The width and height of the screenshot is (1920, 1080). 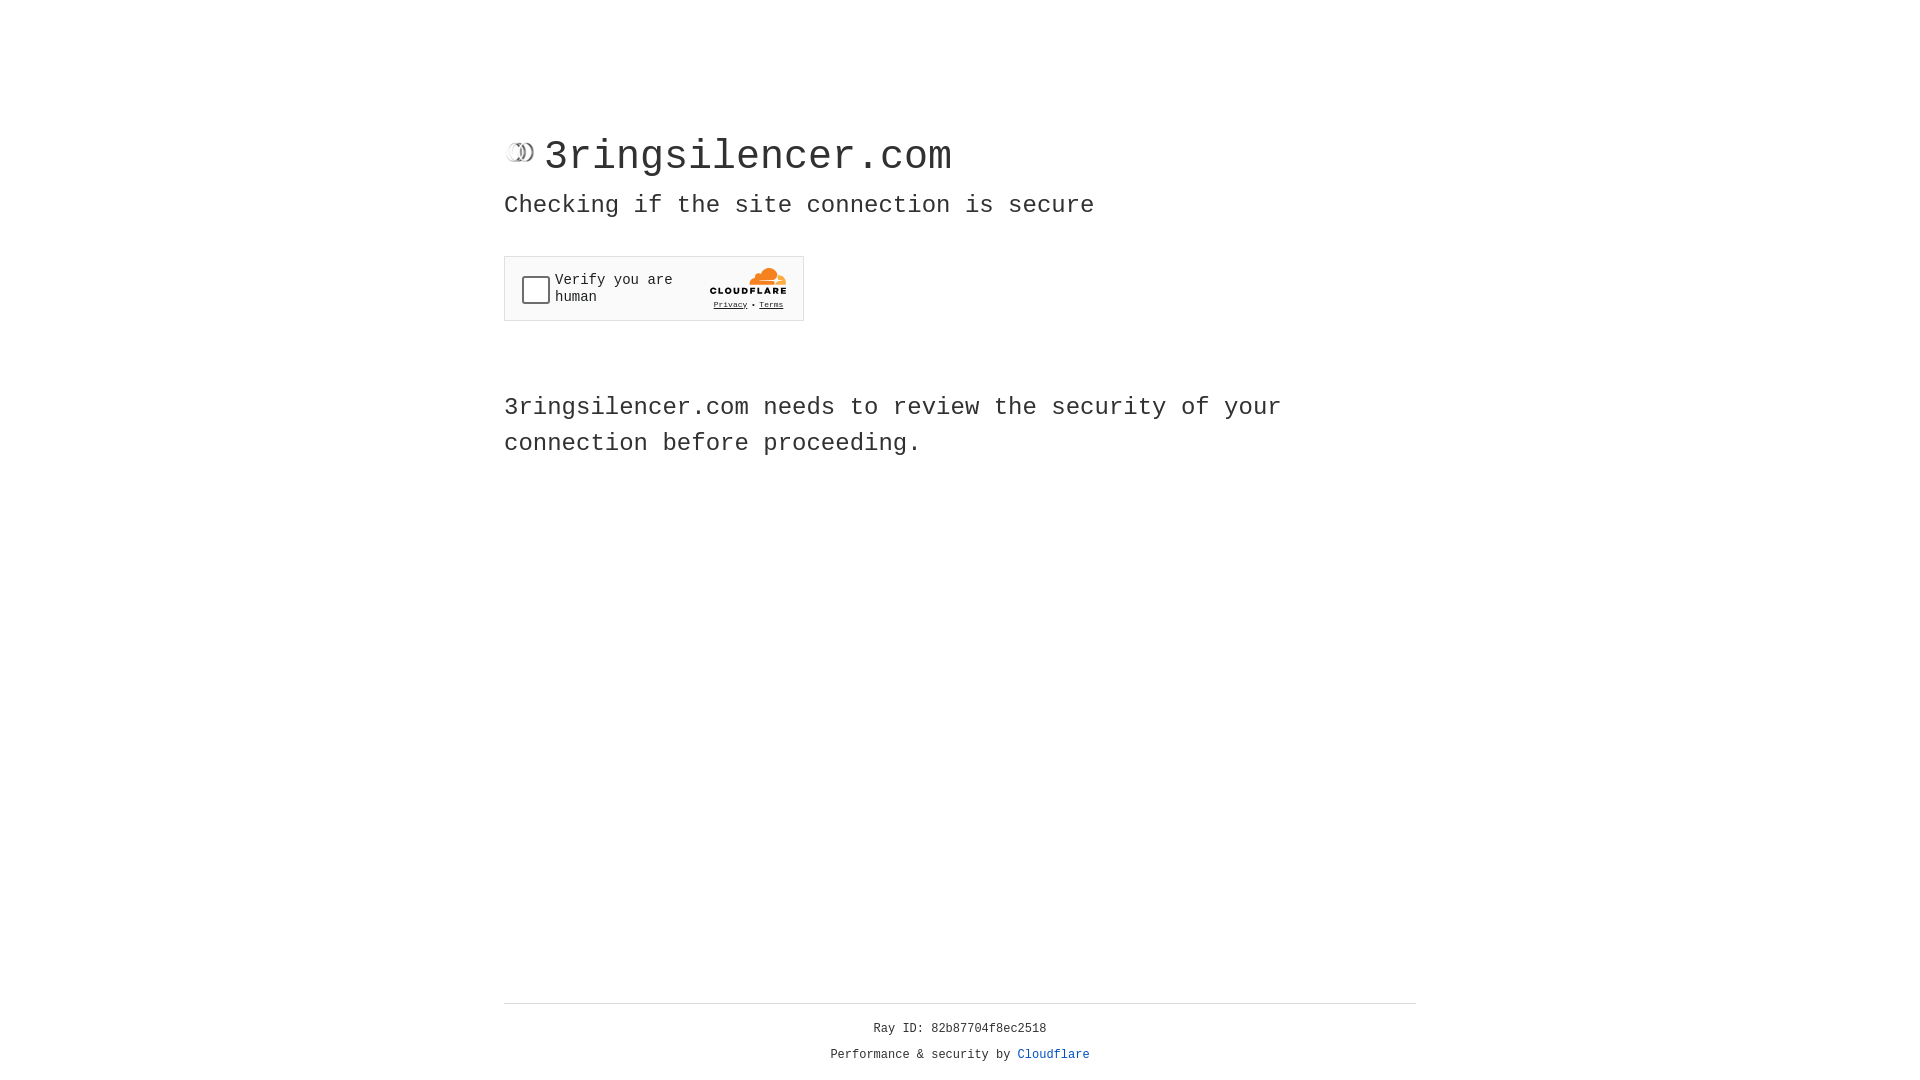 I want to click on 'Widget containing a Cloudflare security challenge', so click(x=653, y=288).